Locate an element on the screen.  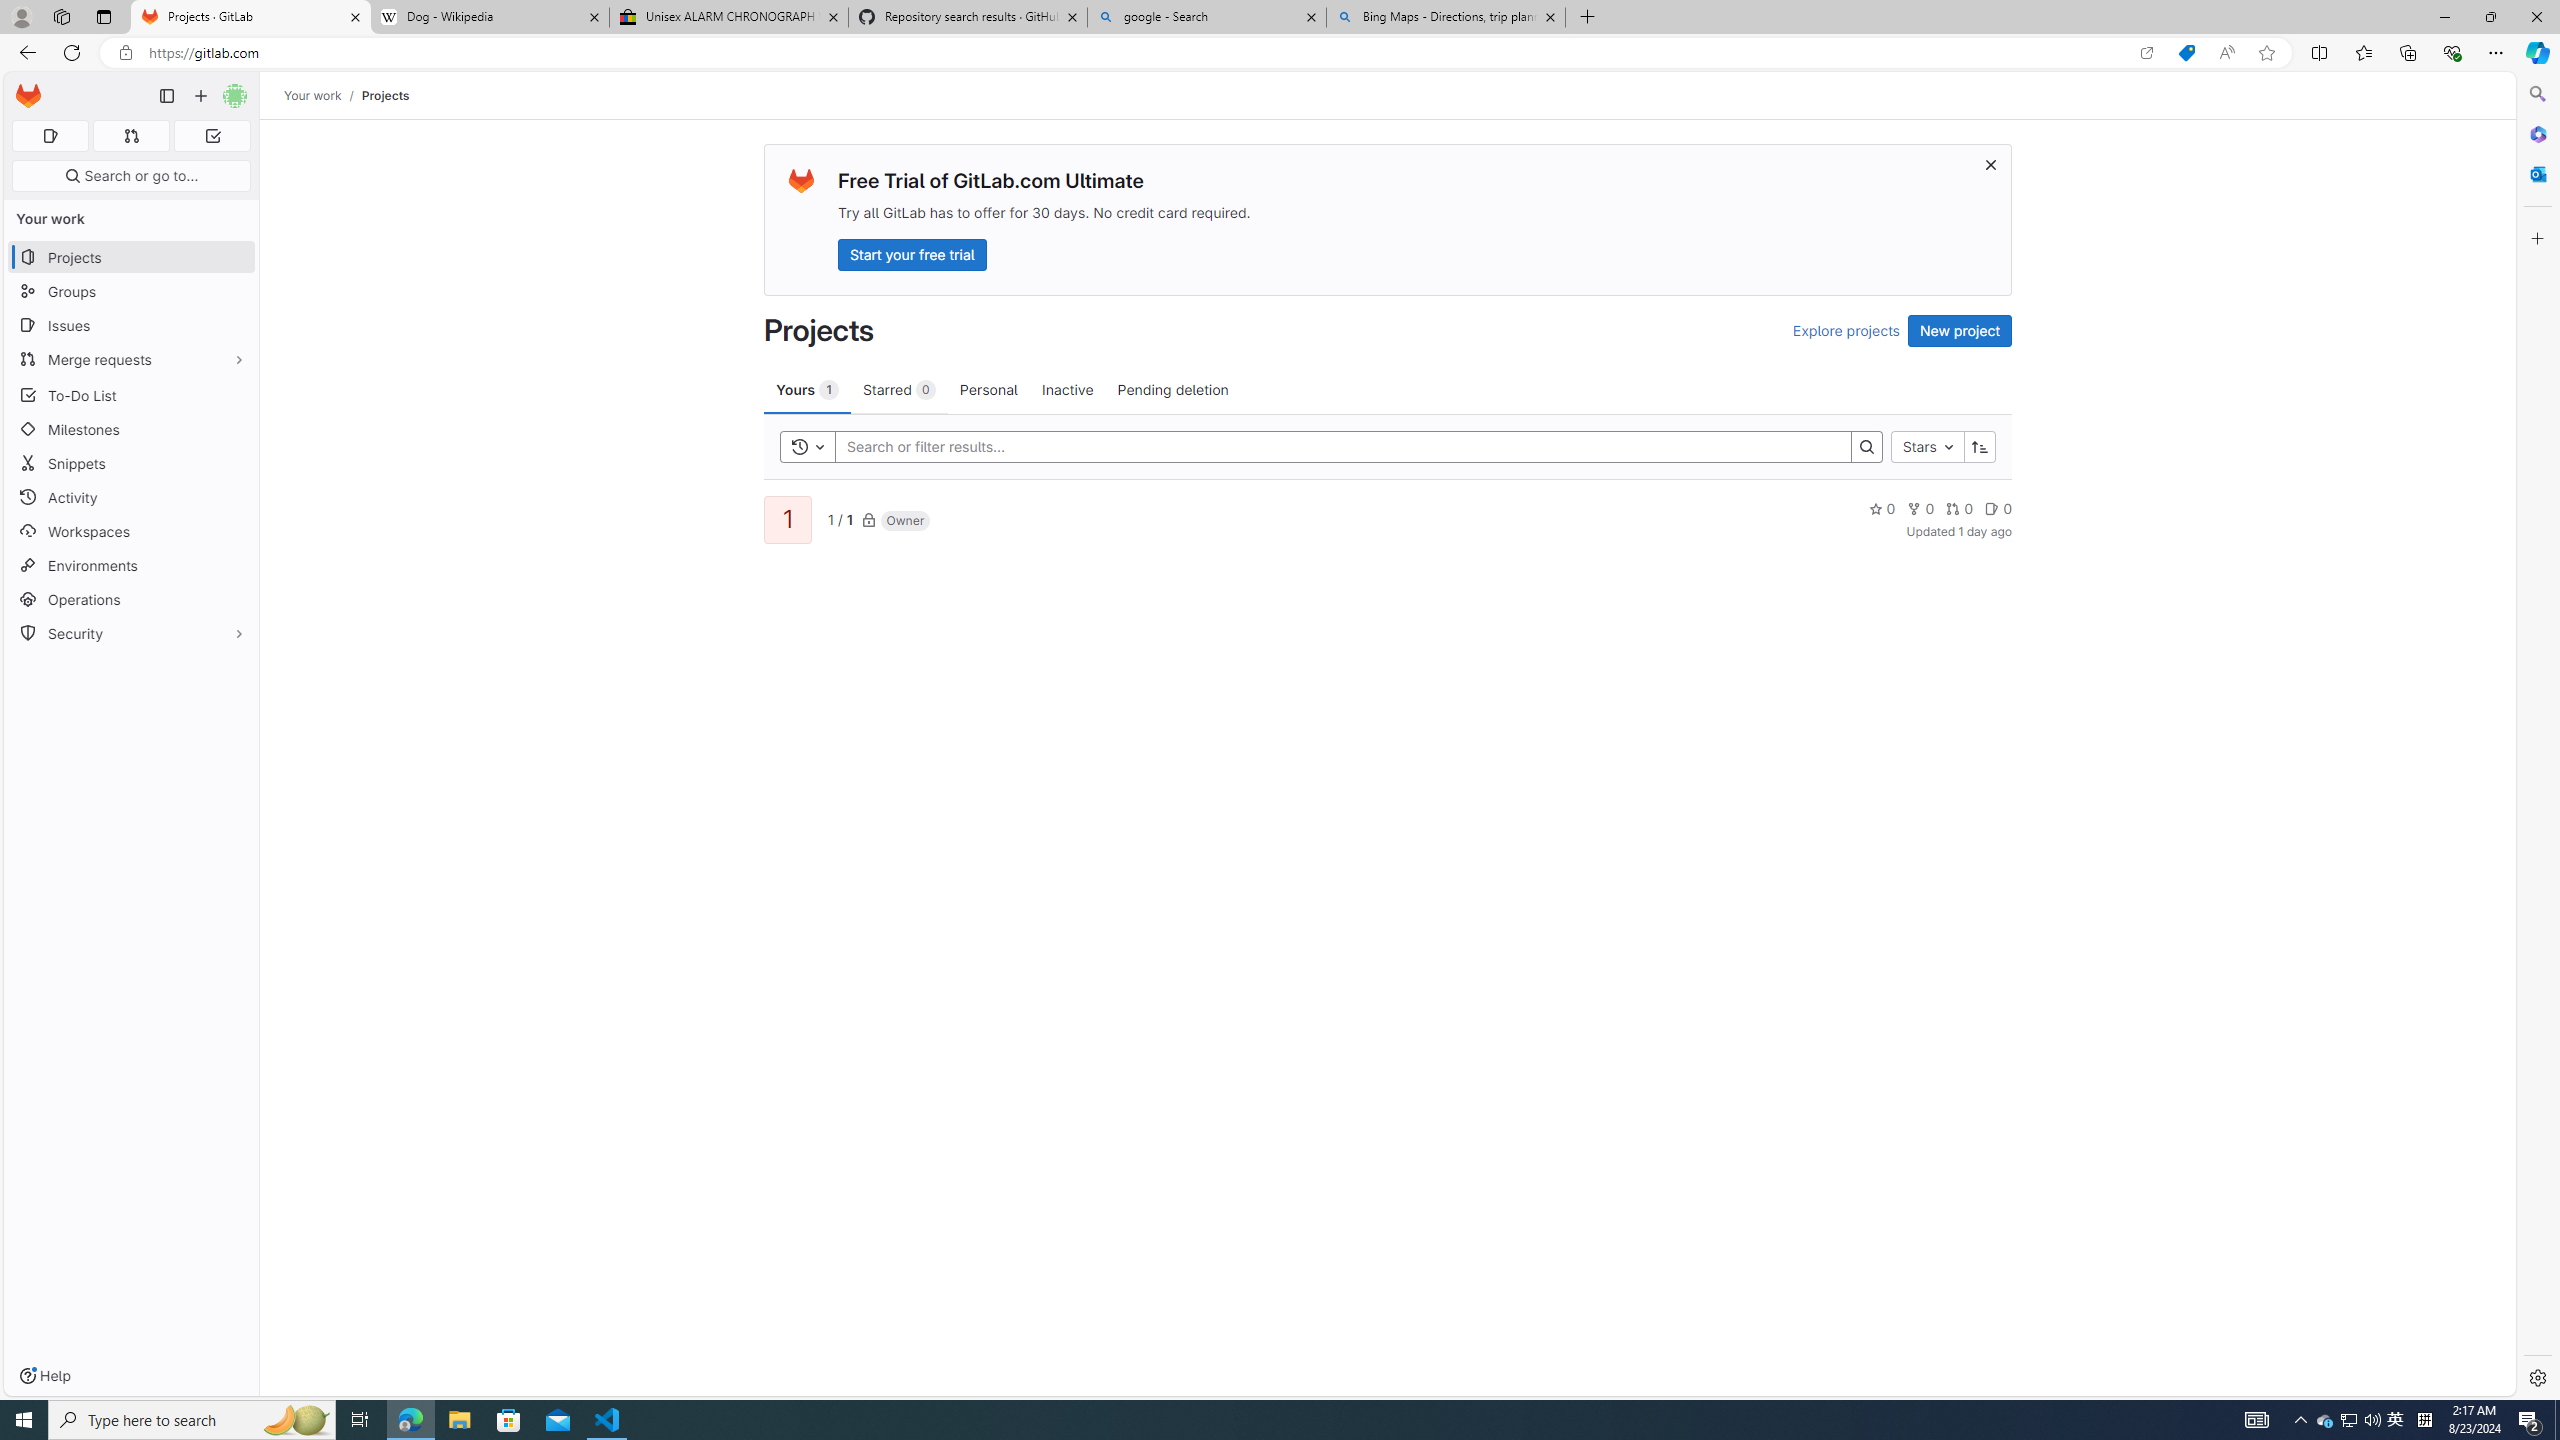
'Explore projects' is located at coordinates (1844, 330).